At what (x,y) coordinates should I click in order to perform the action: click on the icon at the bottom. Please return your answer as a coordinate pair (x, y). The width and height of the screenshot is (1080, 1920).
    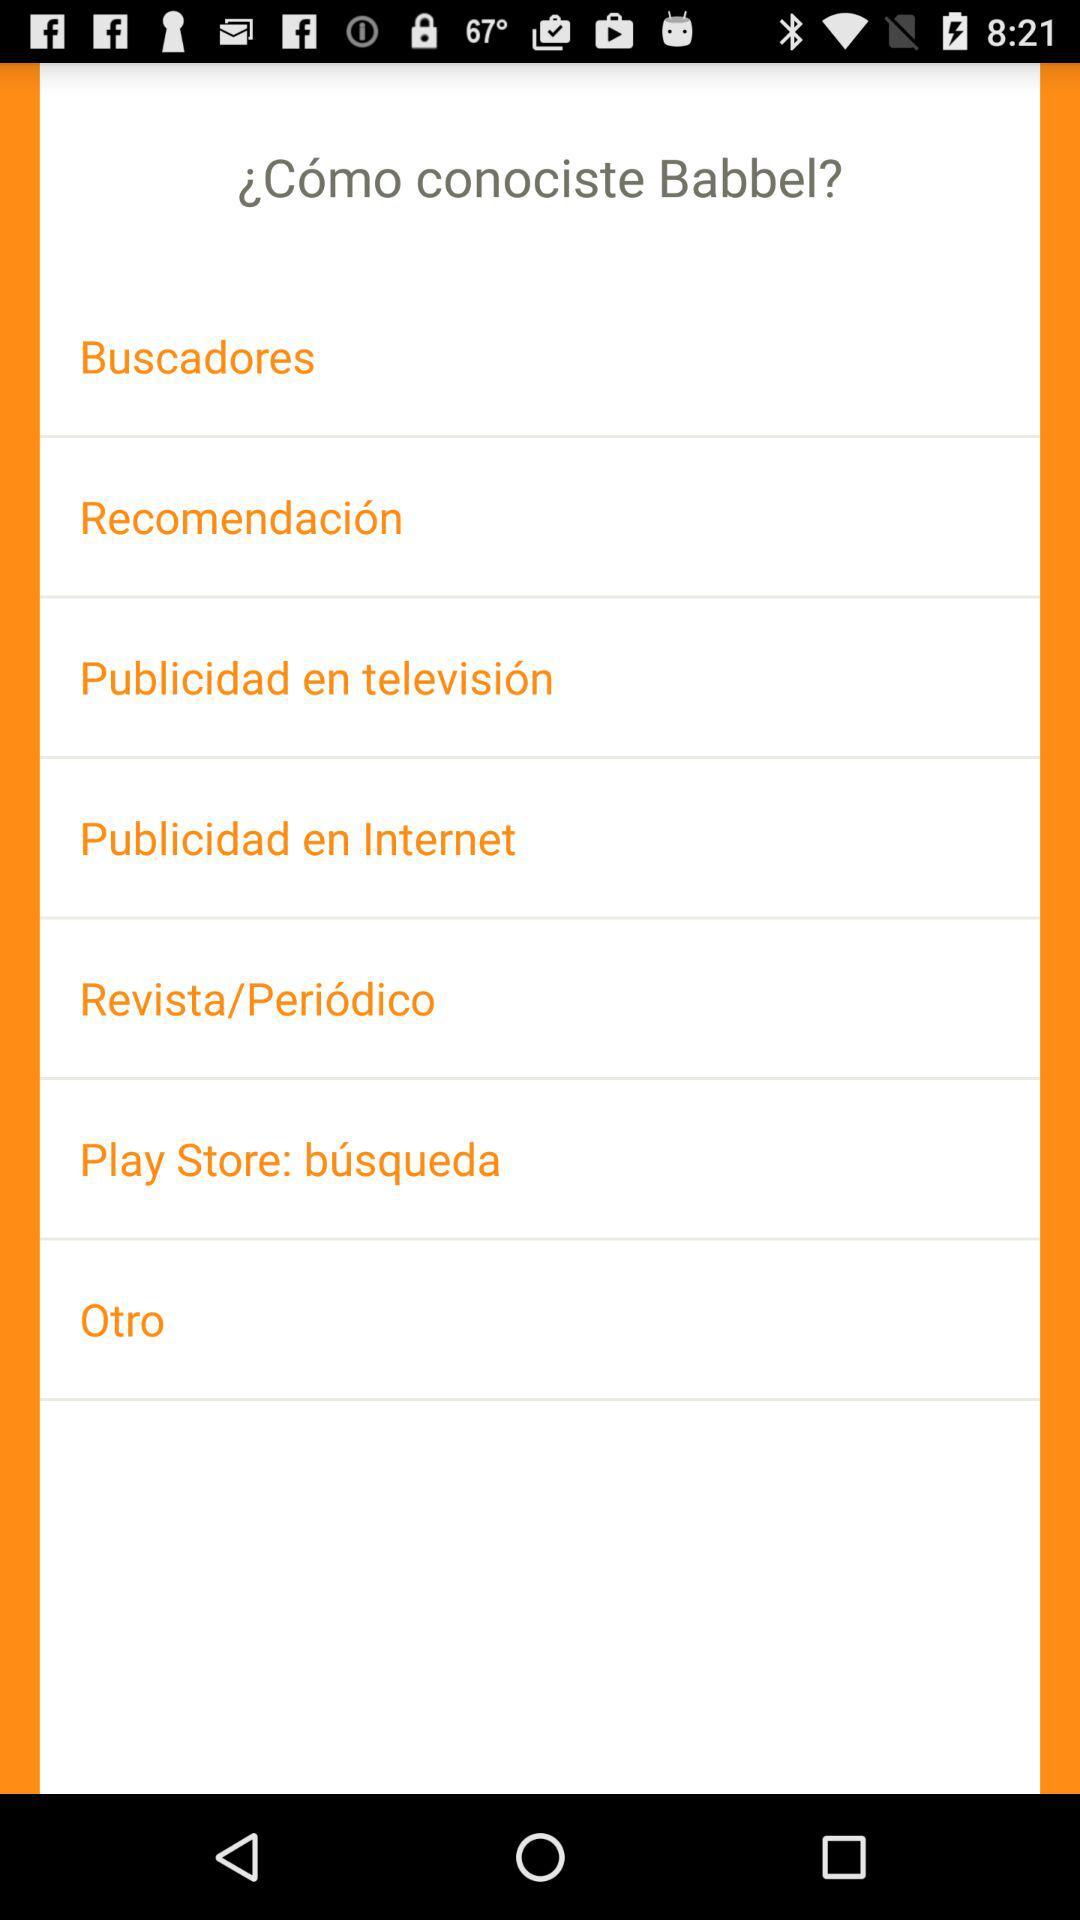
    Looking at the image, I should click on (540, 1319).